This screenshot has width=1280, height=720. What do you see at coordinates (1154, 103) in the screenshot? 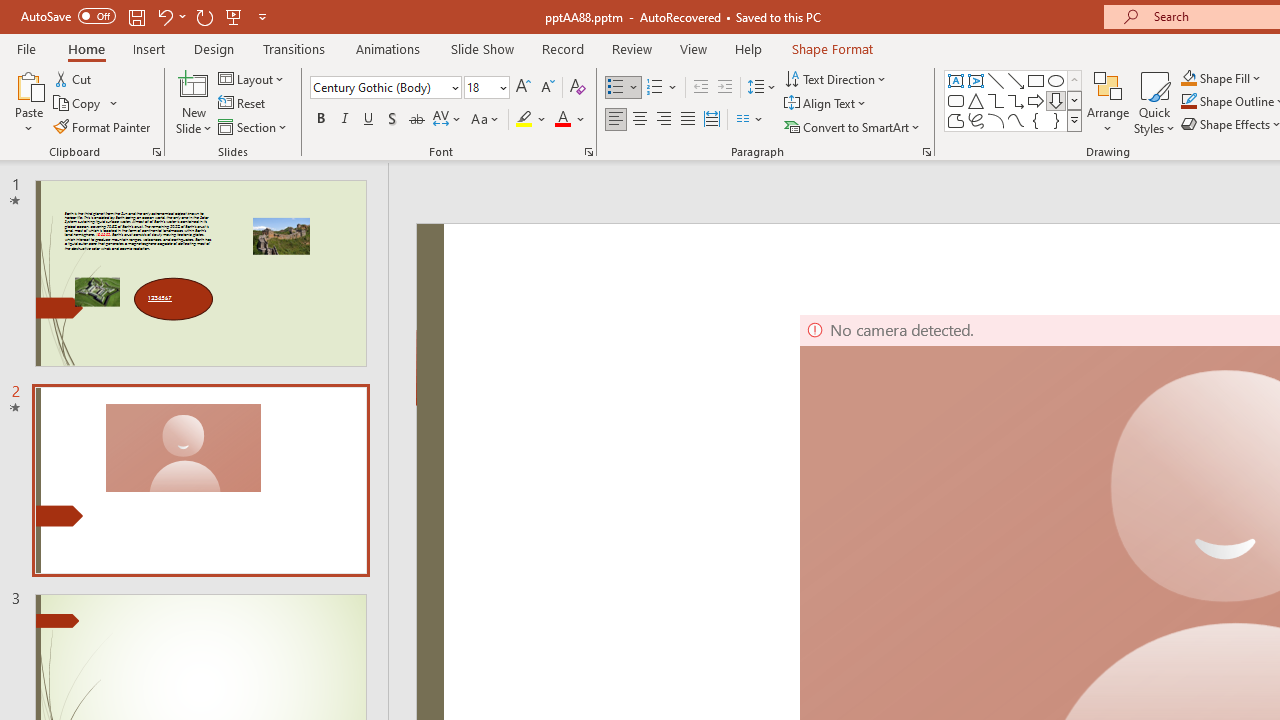
I see `'Quick Styles'` at bounding box center [1154, 103].